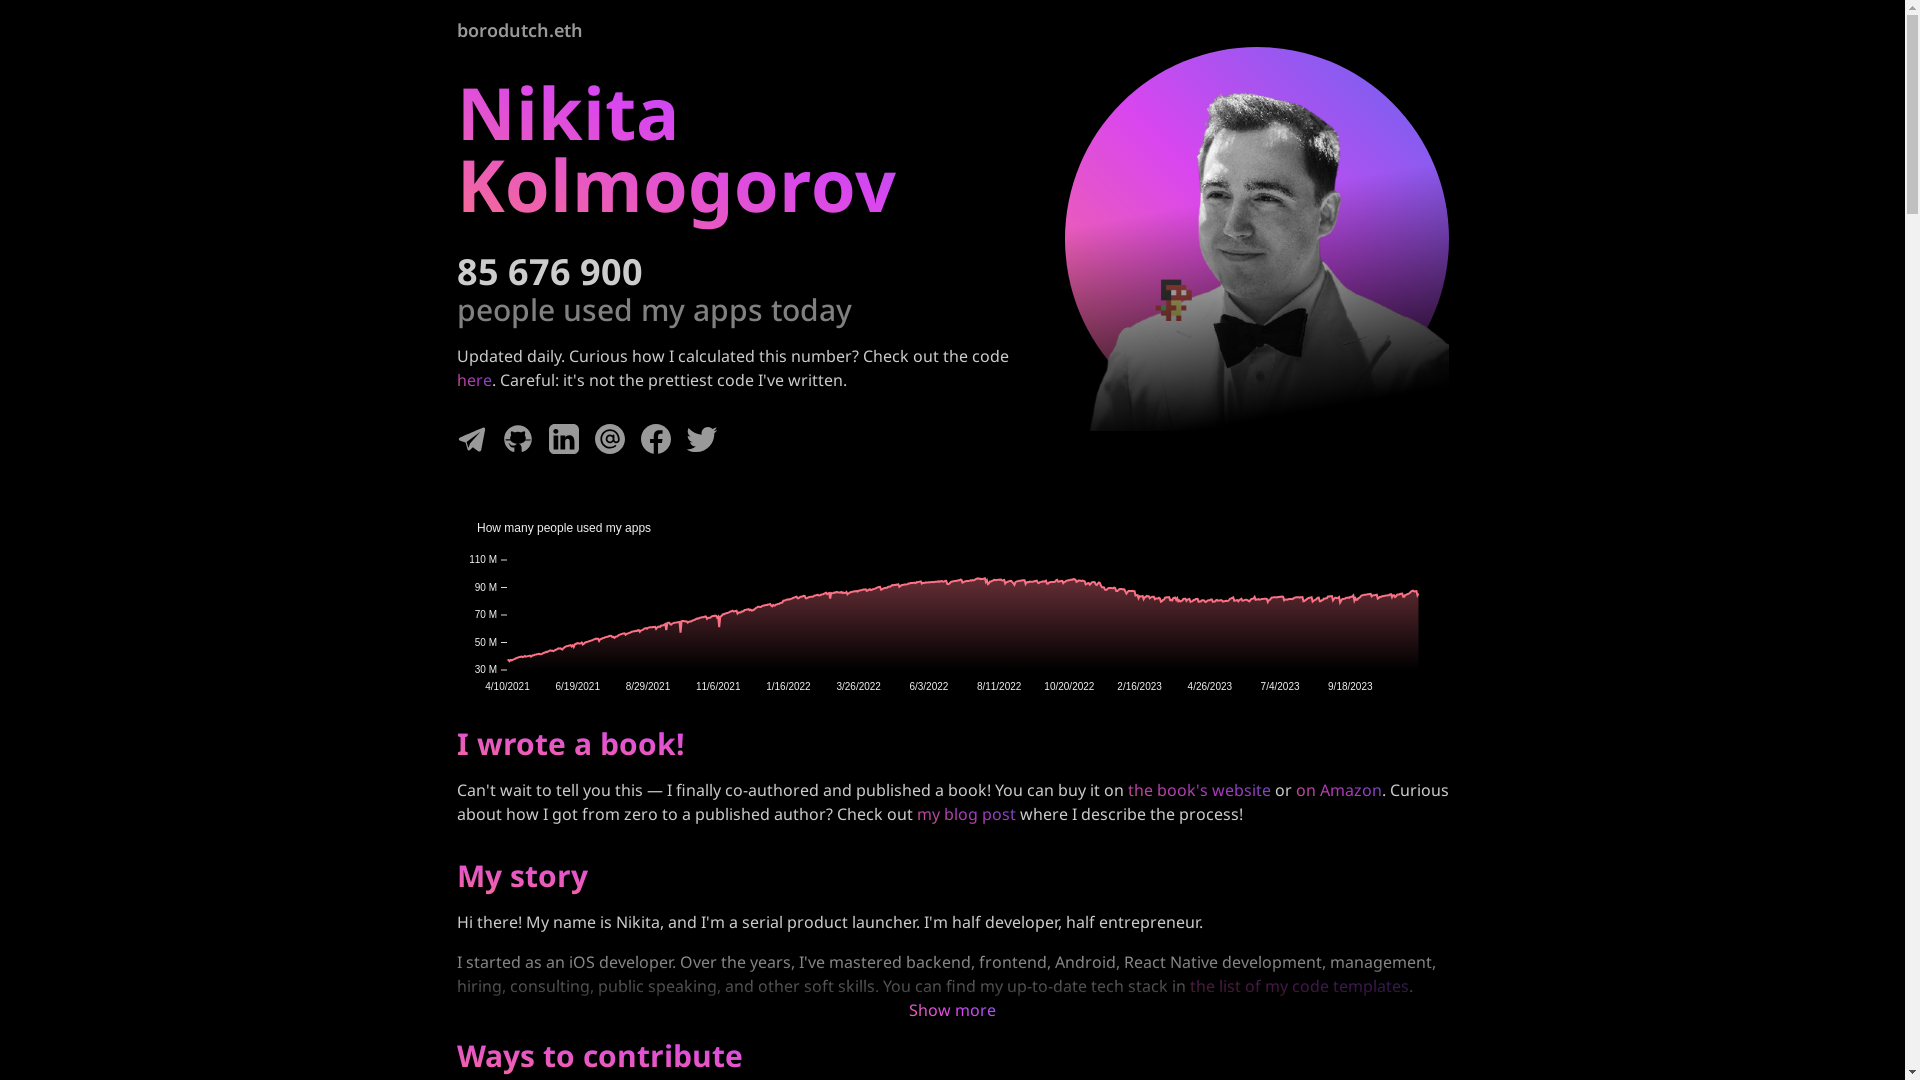 This screenshot has height=1080, width=1920. Describe the element at coordinates (472, 380) in the screenshot. I see `'here'` at that location.